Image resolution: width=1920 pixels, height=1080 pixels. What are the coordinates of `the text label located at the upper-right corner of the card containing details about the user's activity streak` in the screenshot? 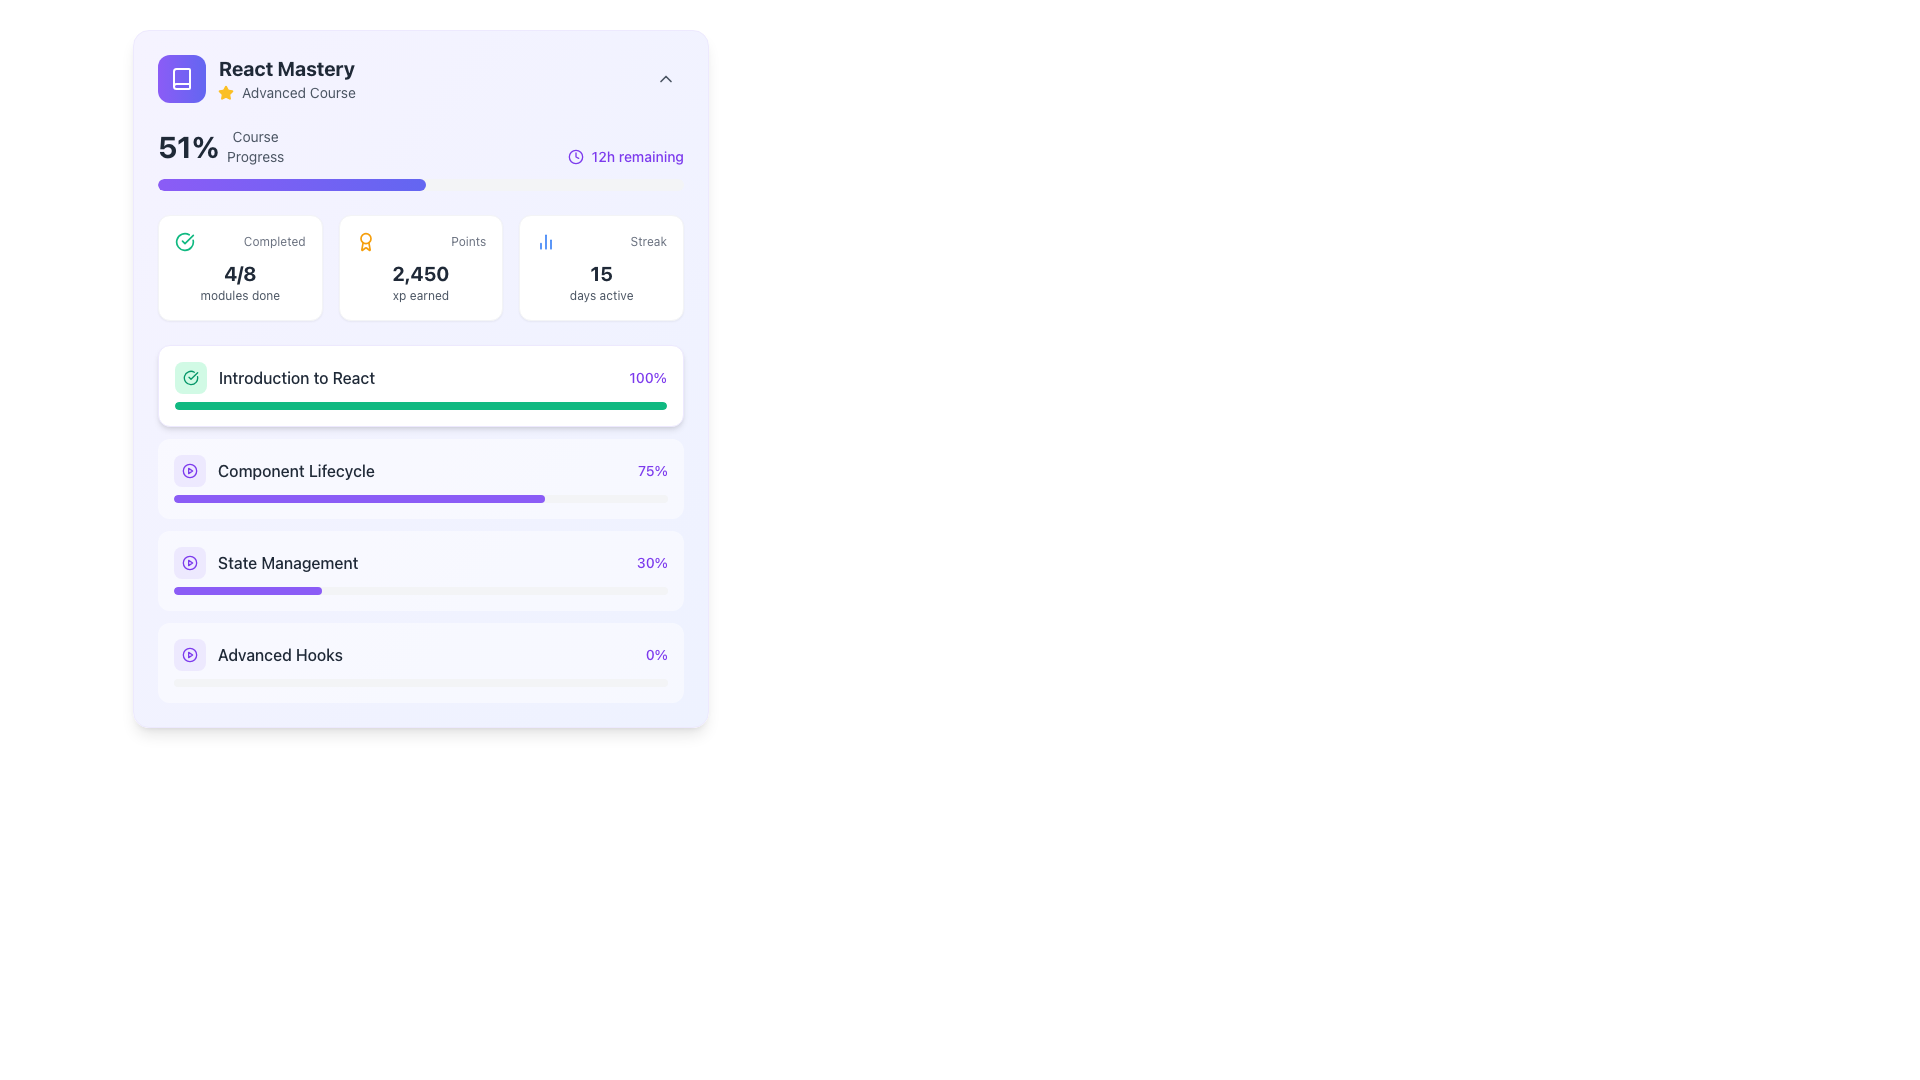 It's located at (648, 241).